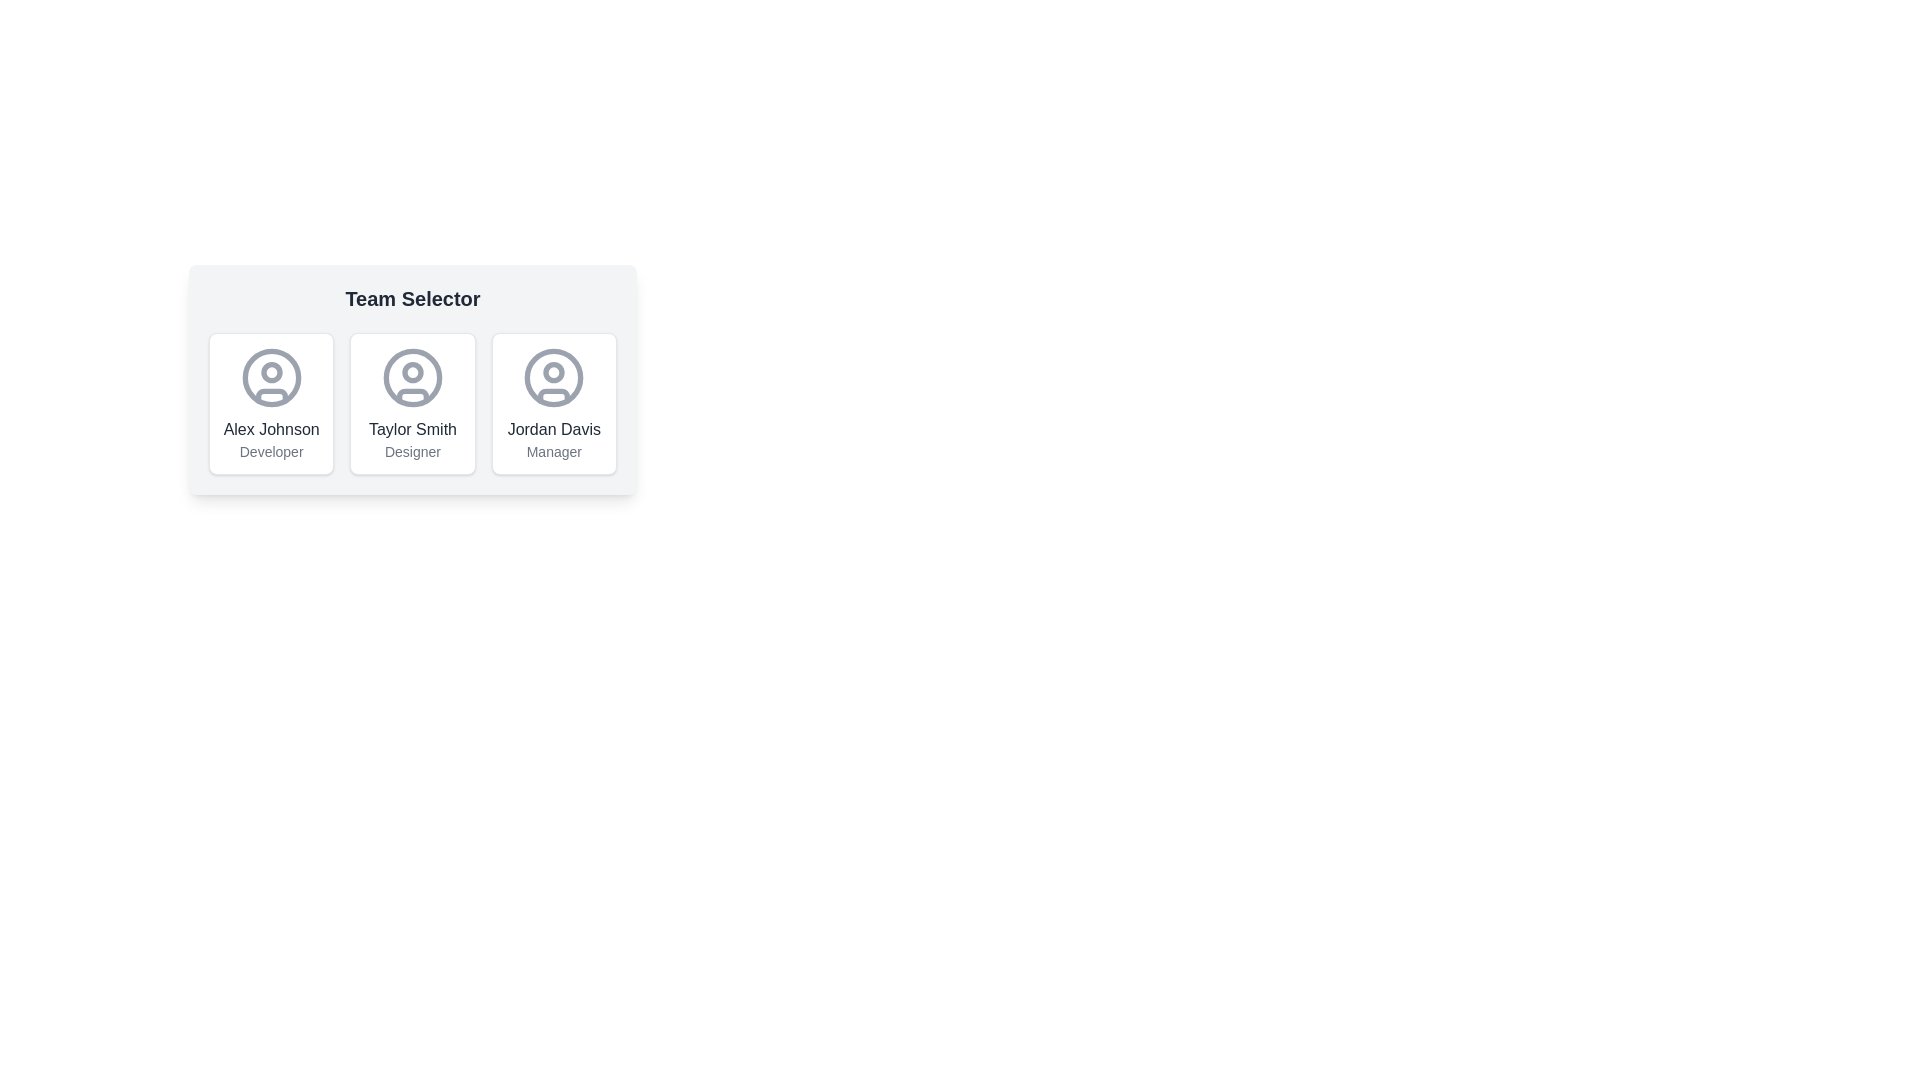  I want to click on the circular icon representing 'Alex Johnson Developer' in the leftmost user card of the 'Team Selector' UI component, so click(270, 372).